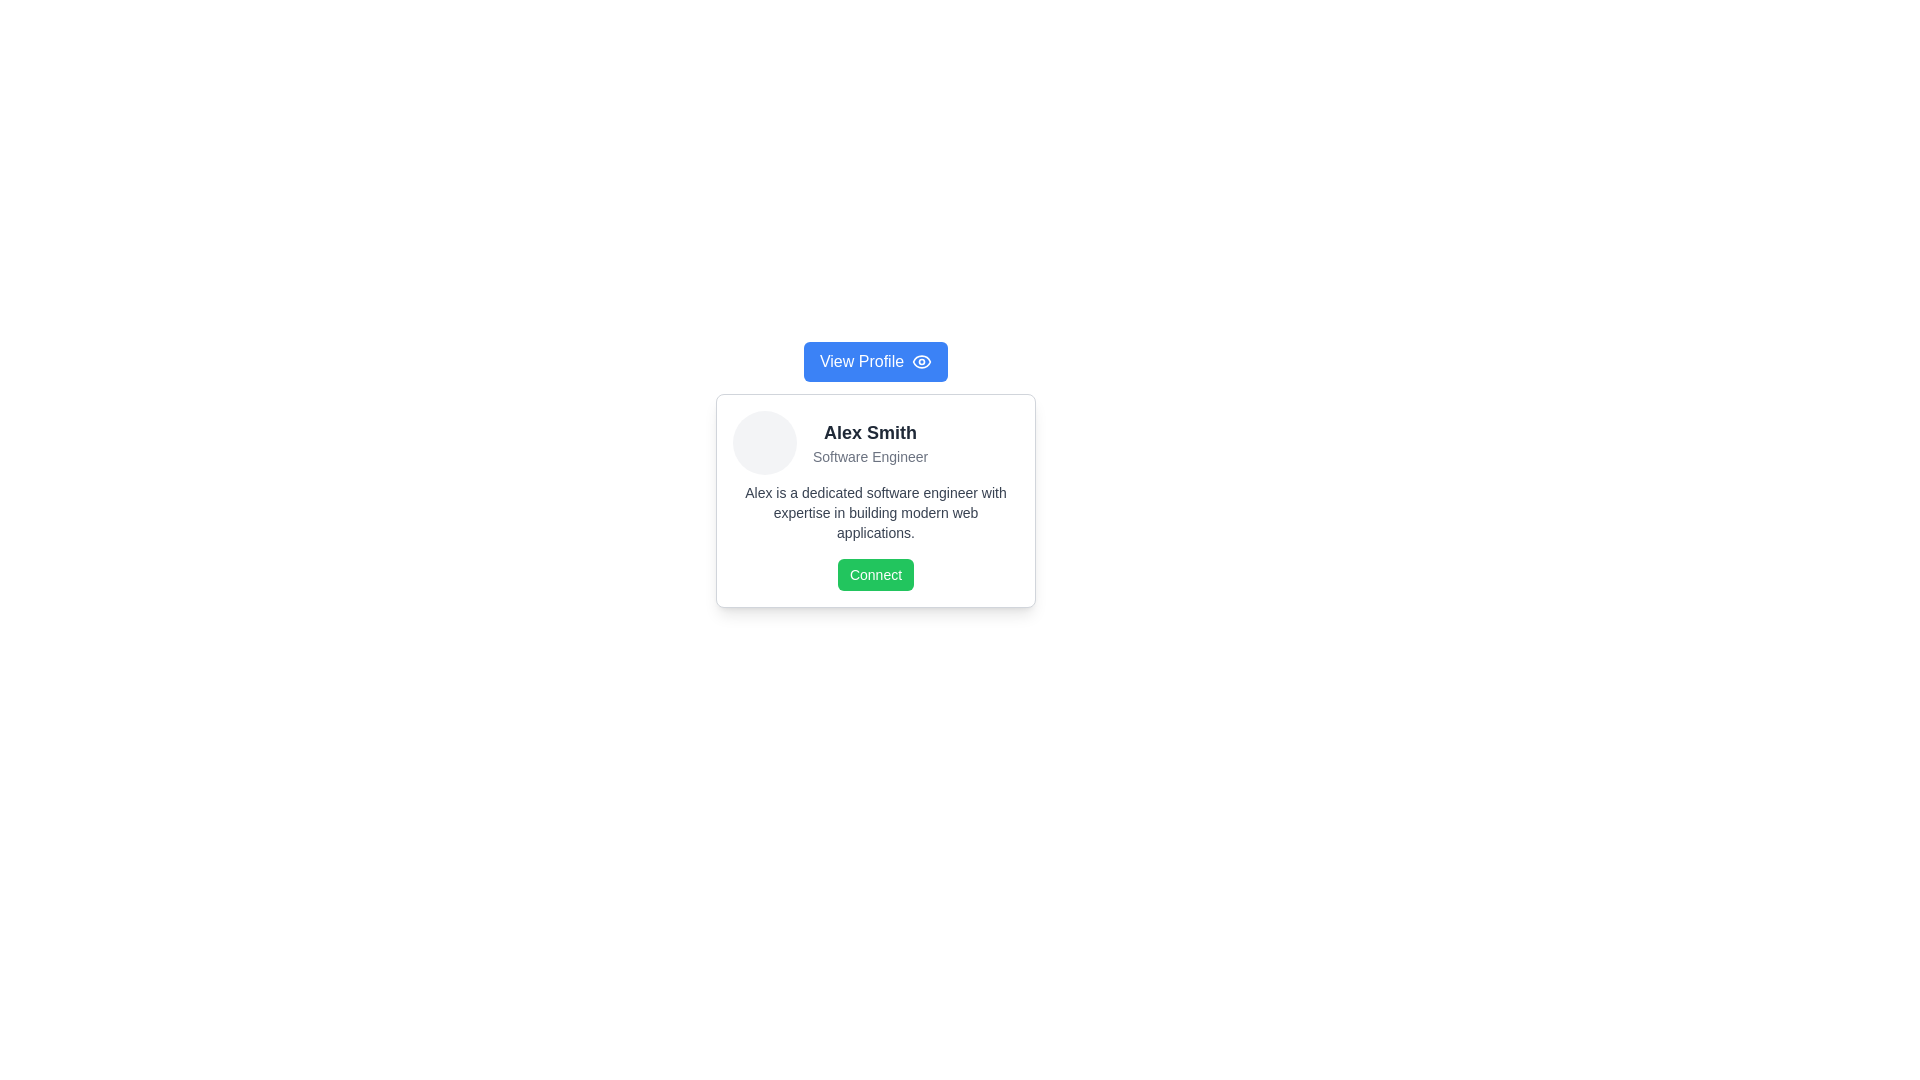 Image resolution: width=1920 pixels, height=1080 pixels. Describe the element at coordinates (875, 574) in the screenshot. I see `the button located at the bottom of the profile card for the software engineer named Alex Smith to observe the hover effect` at that location.